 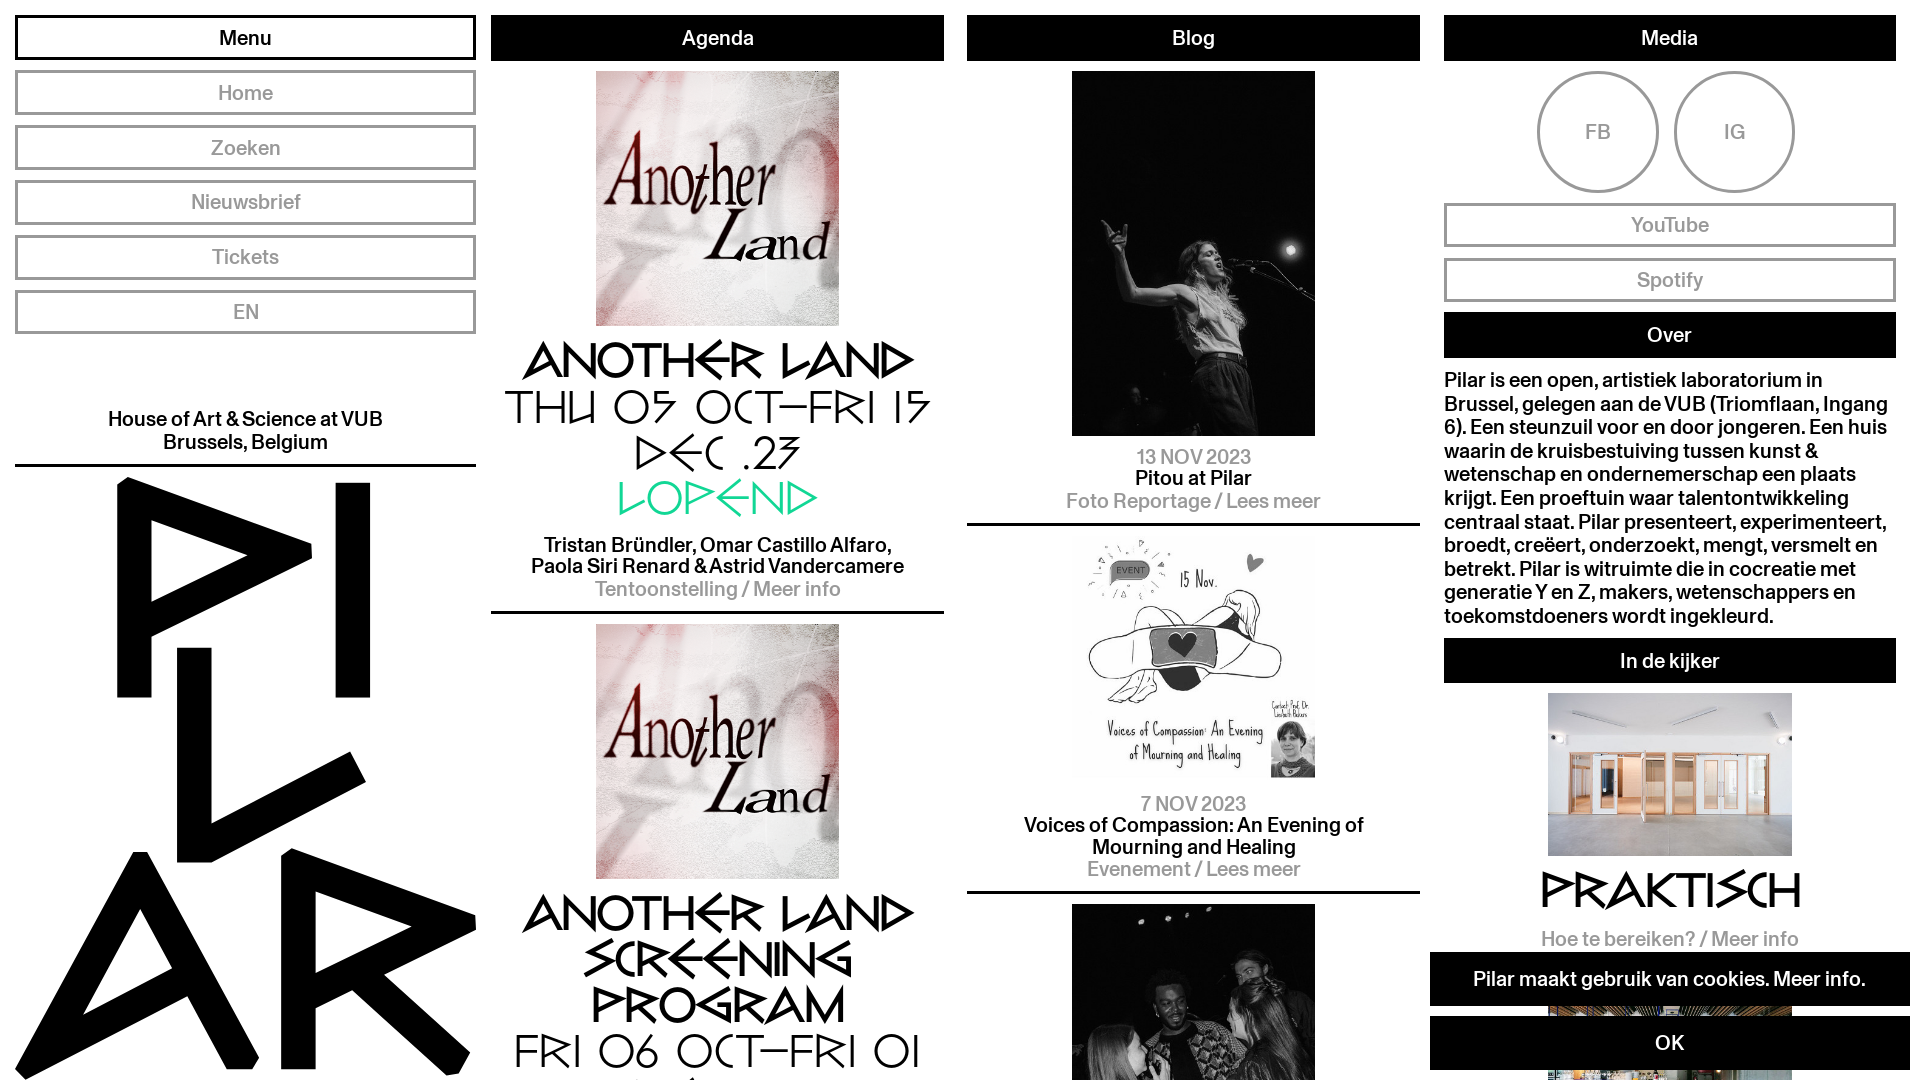 I want to click on 'OK', so click(x=1670, y=1041).